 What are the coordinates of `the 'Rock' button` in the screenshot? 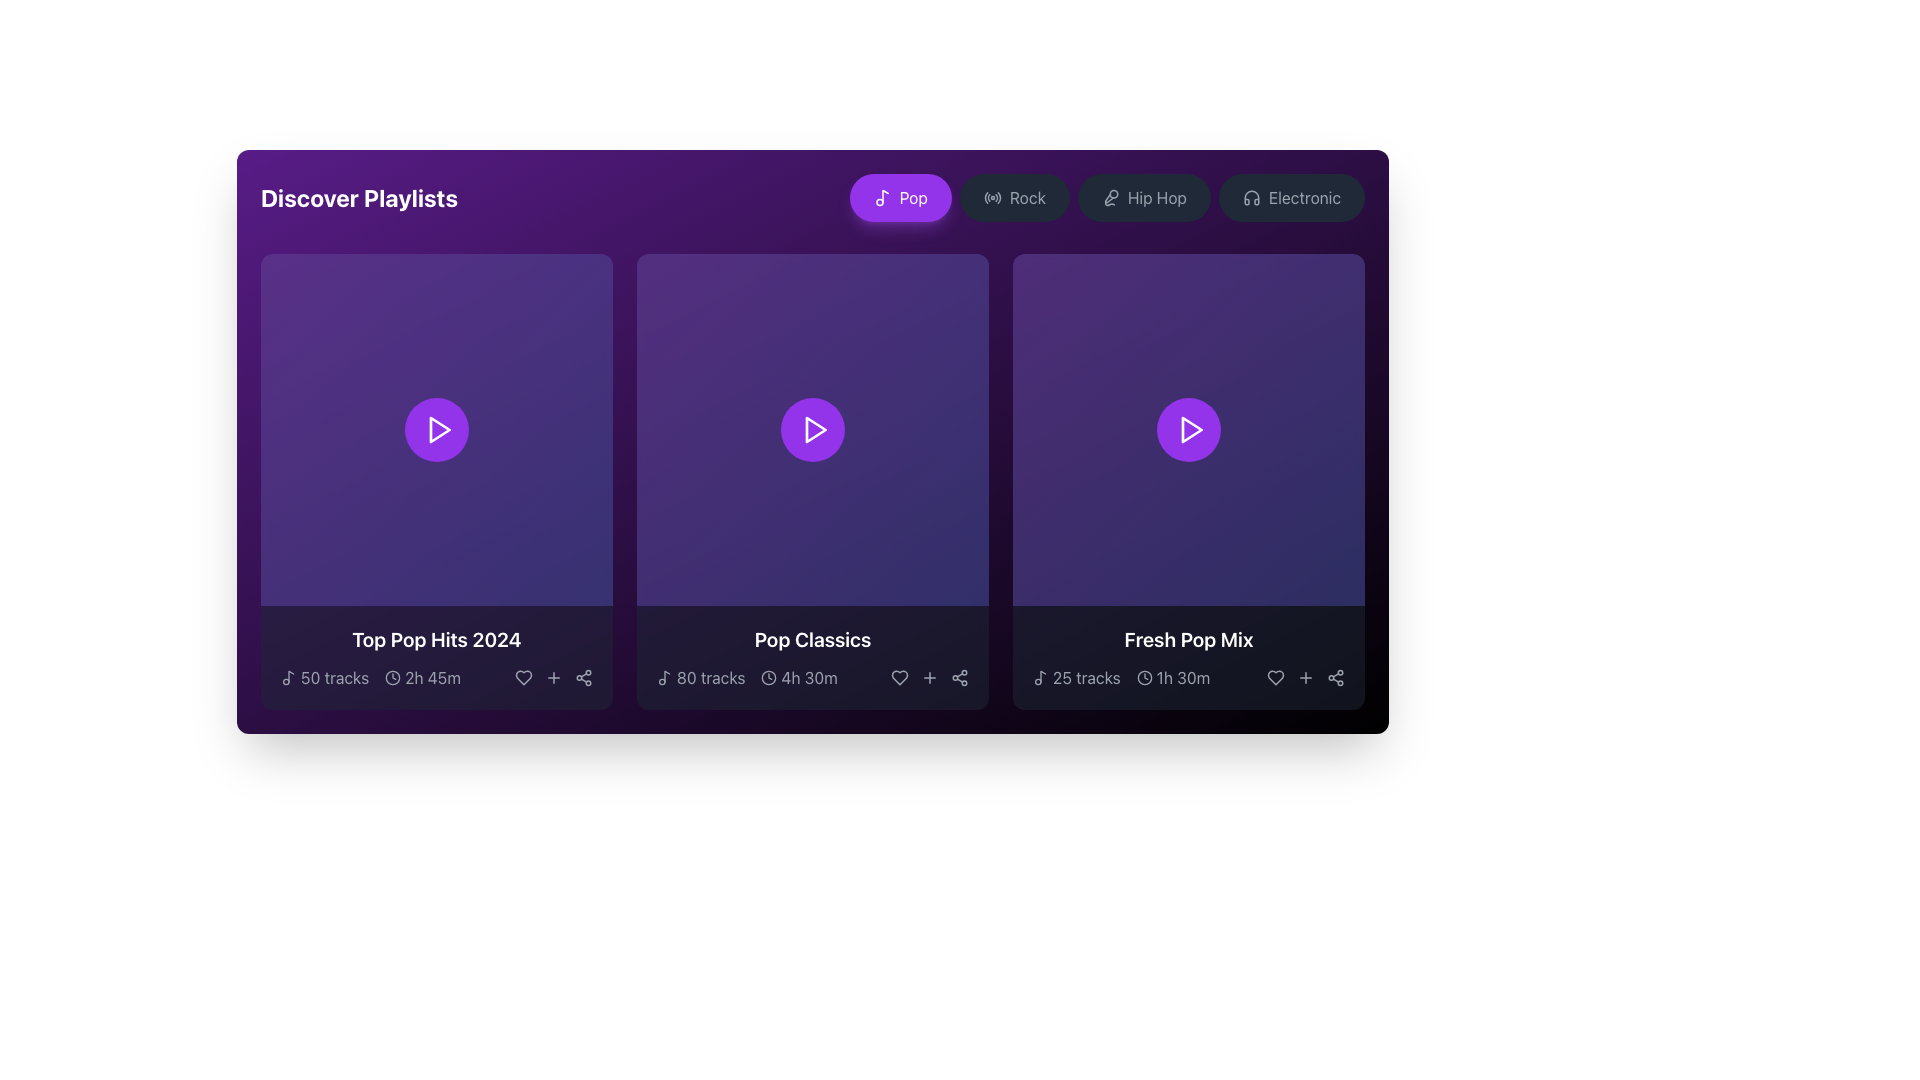 It's located at (1027, 197).